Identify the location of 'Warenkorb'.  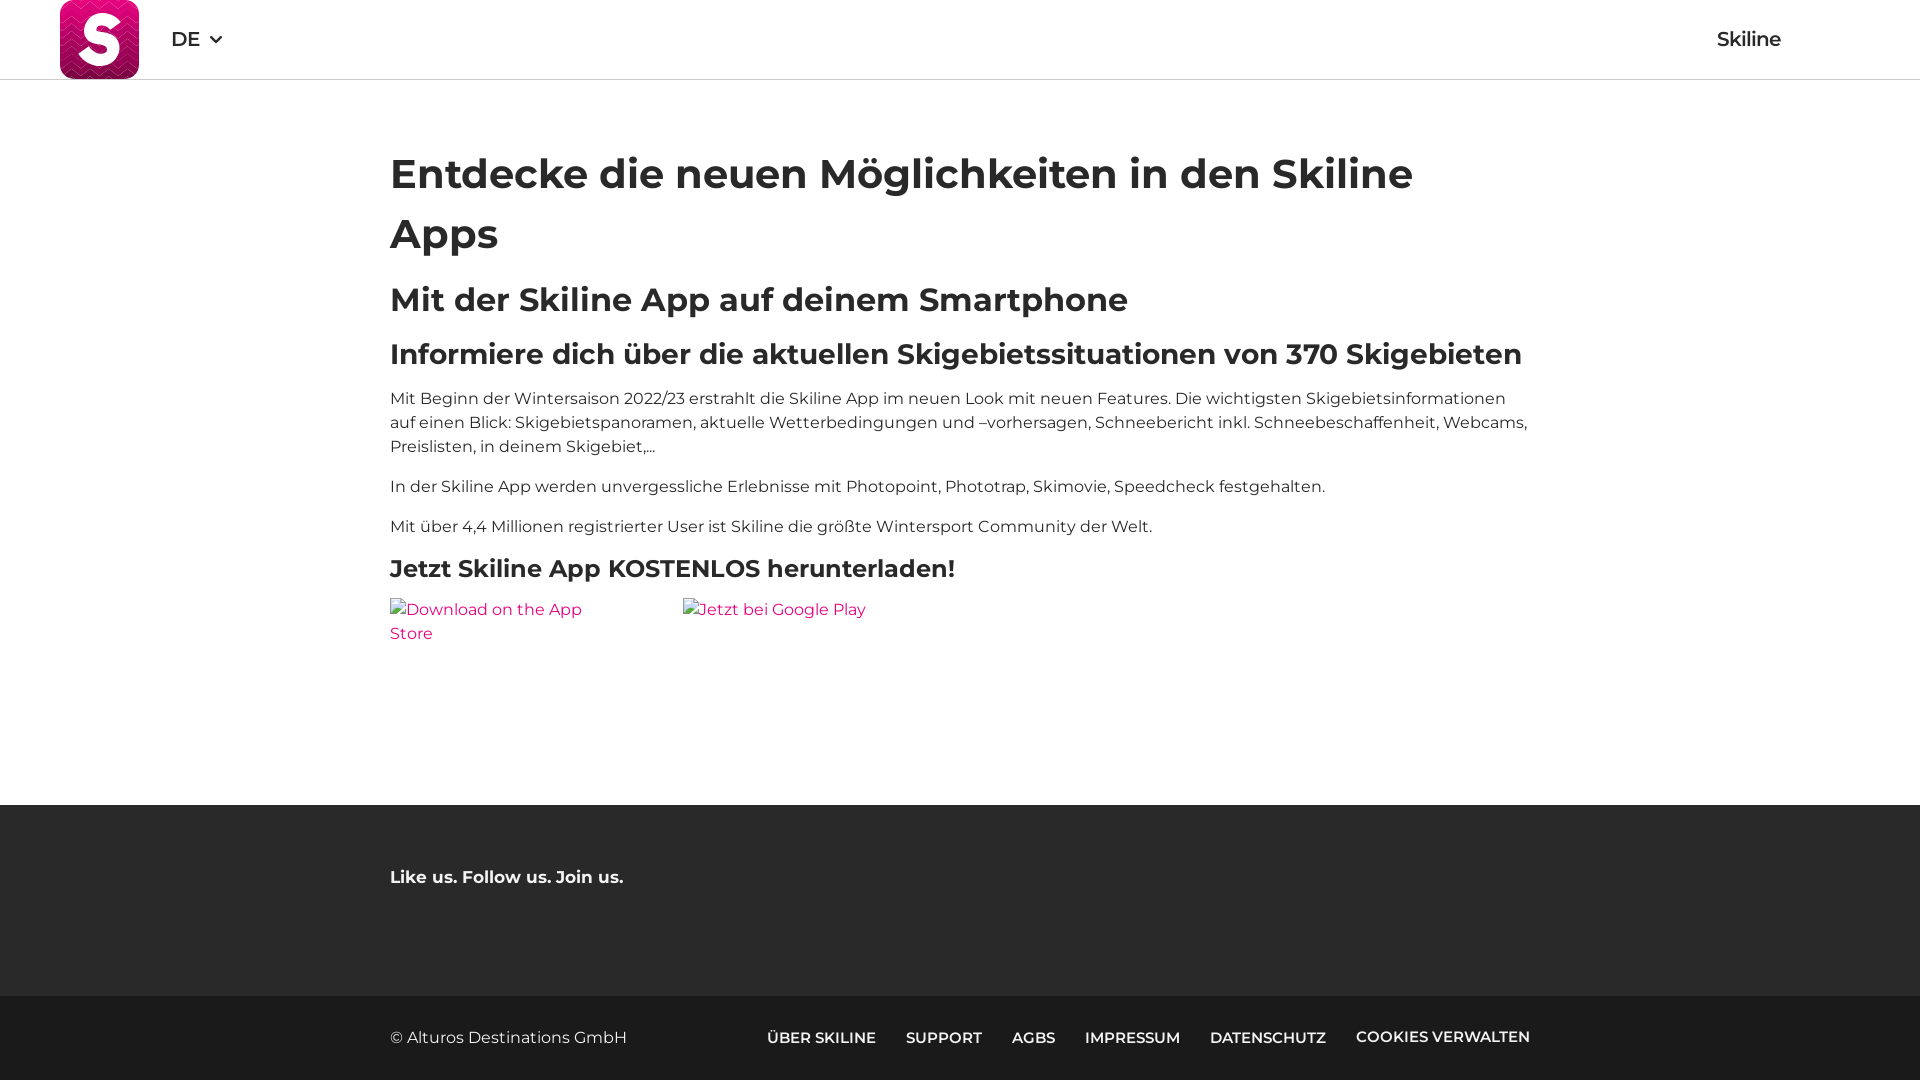
(1832, 39).